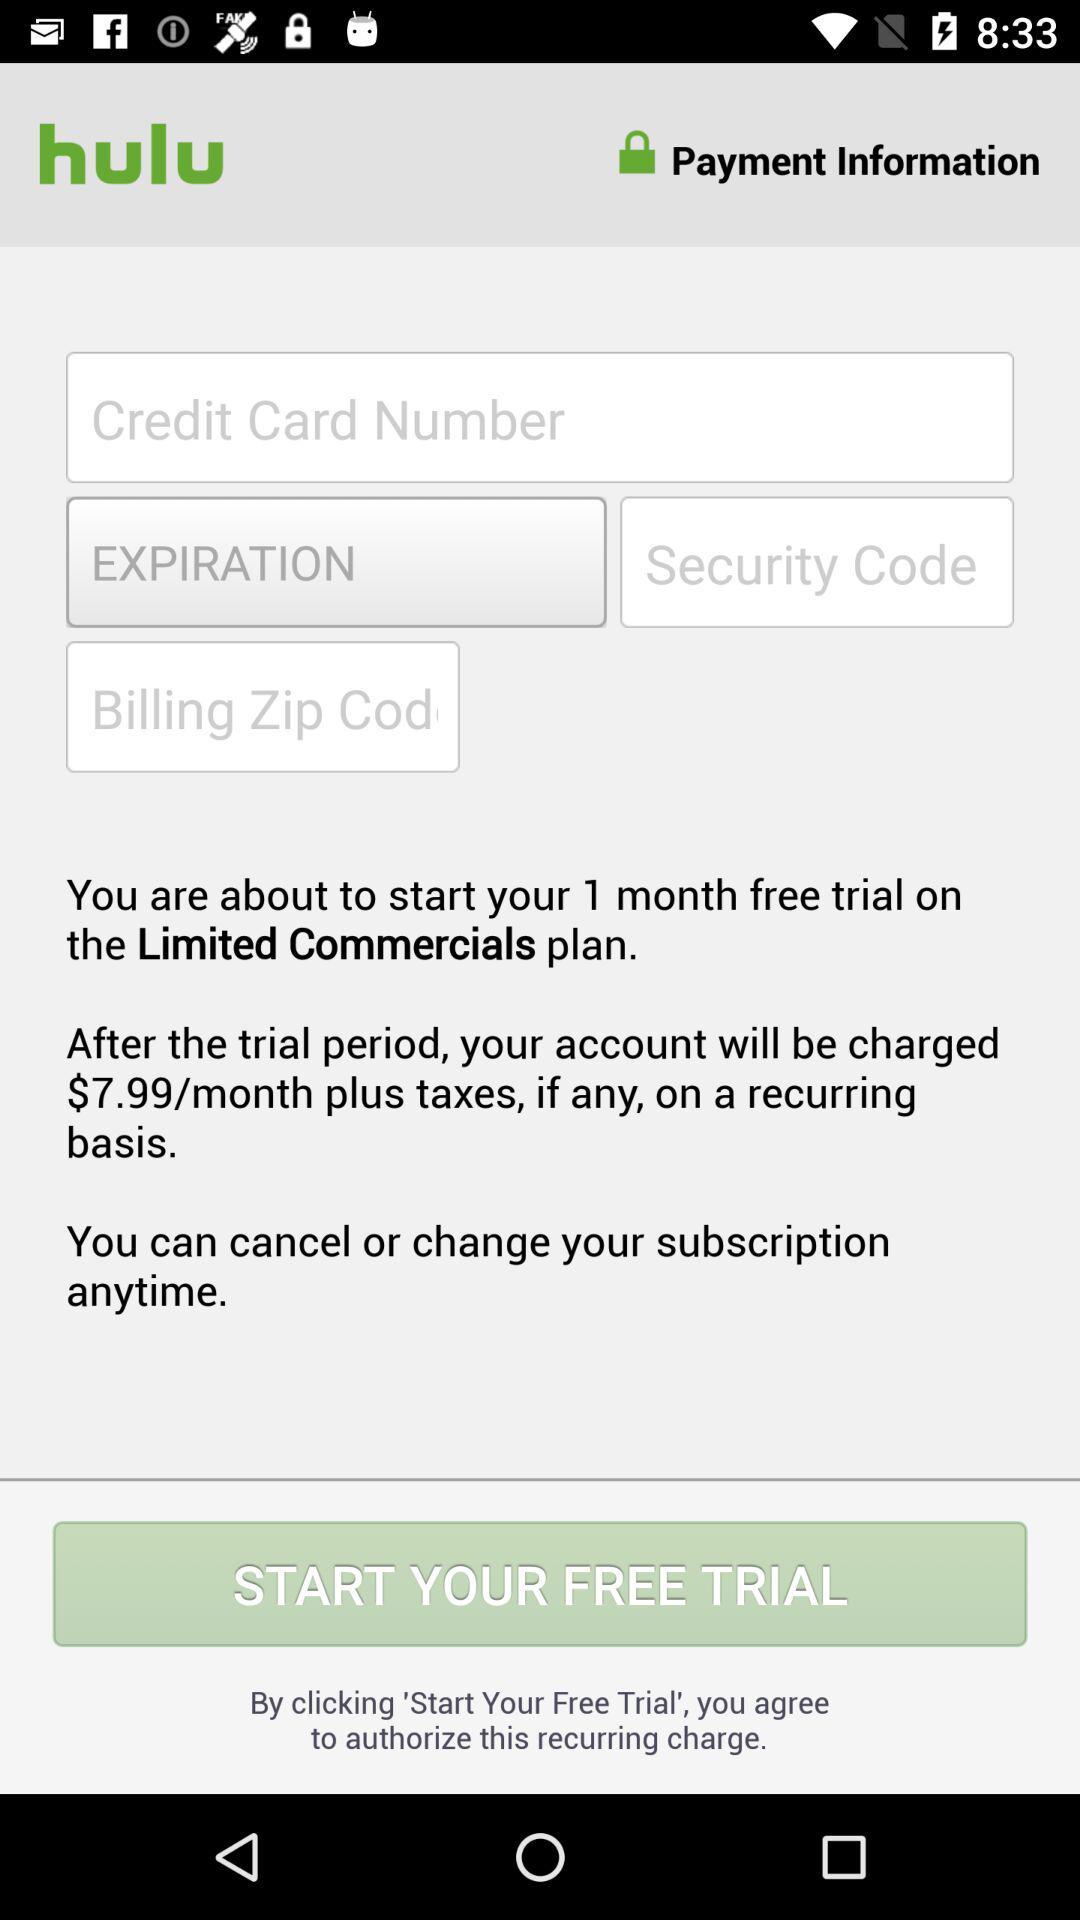  What do you see at coordinates (817, 561) in the screenshot?
I see `input card security code` at bounding box center [817, 561].